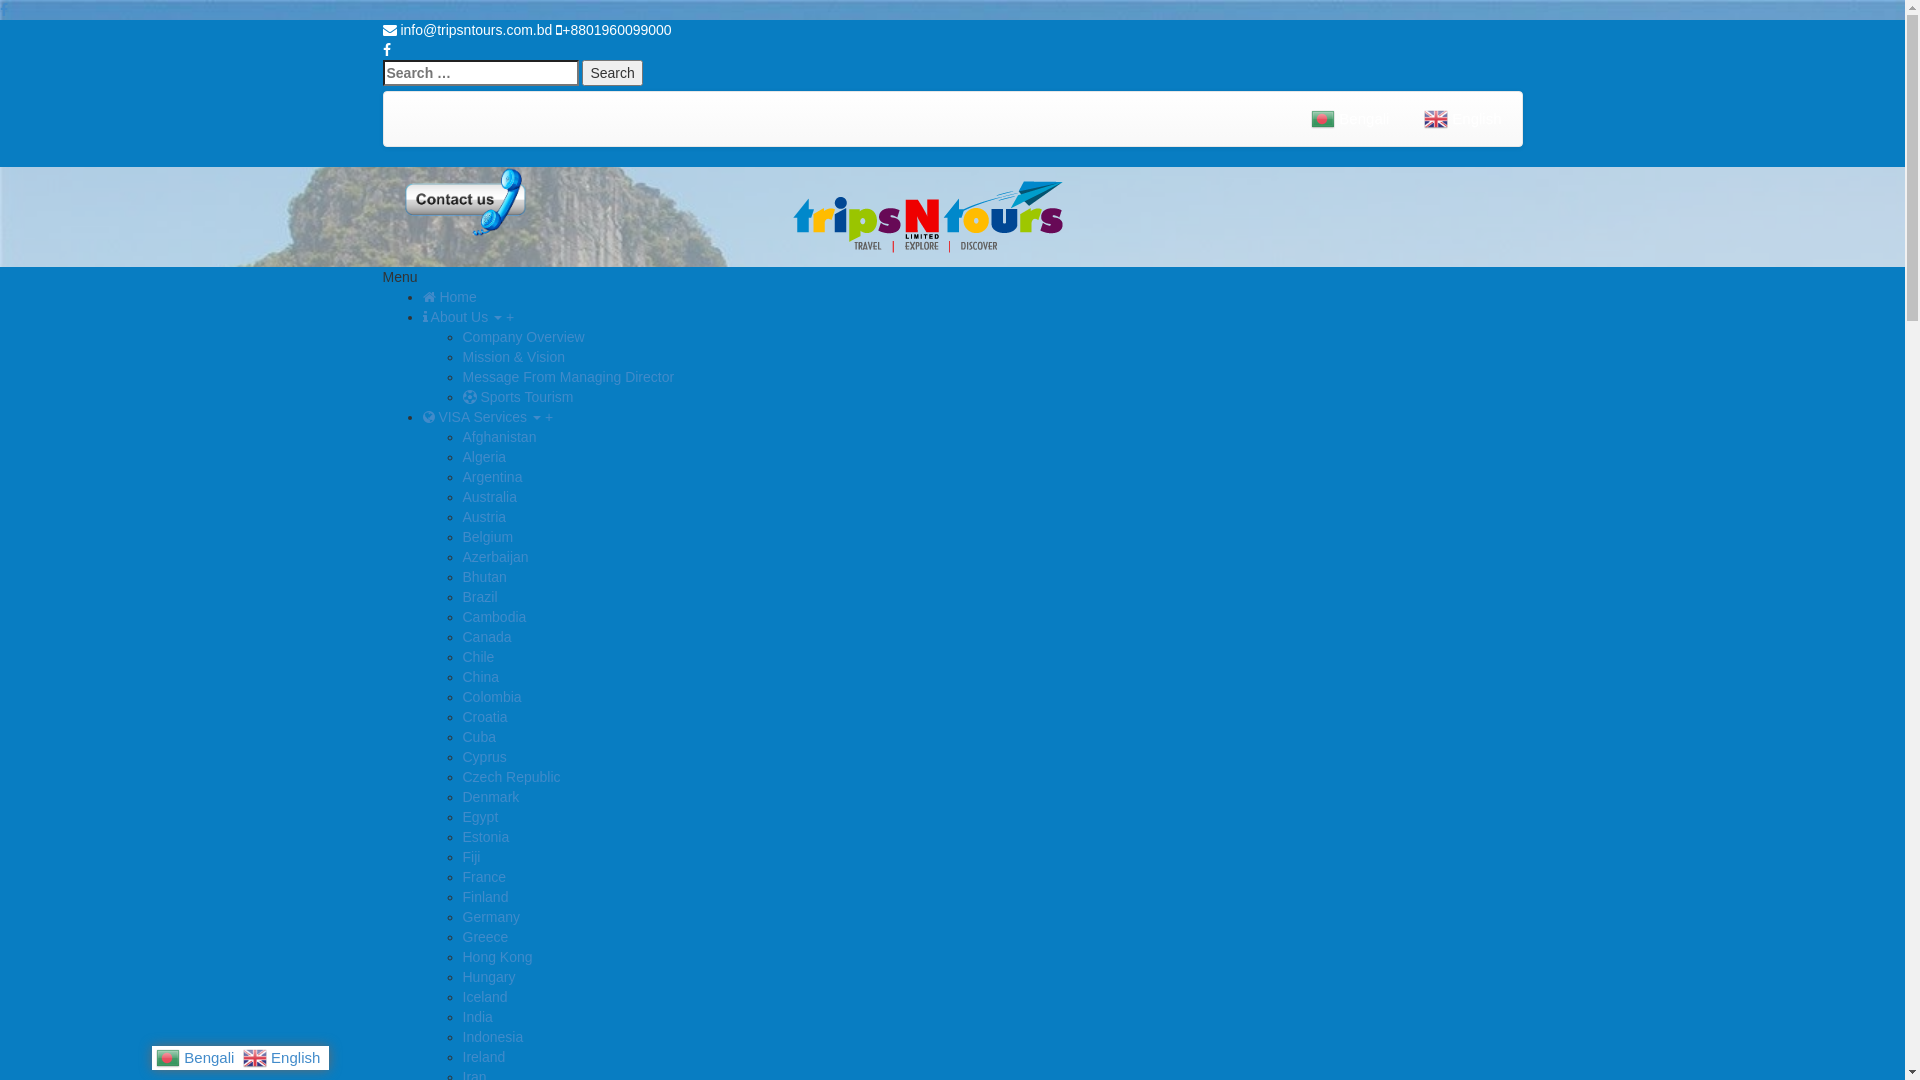 This screenshot has width=1920, height=1080. Describe the element at coordinates (491, 477) in the screenshot. I see `'Argentina'` at that location.